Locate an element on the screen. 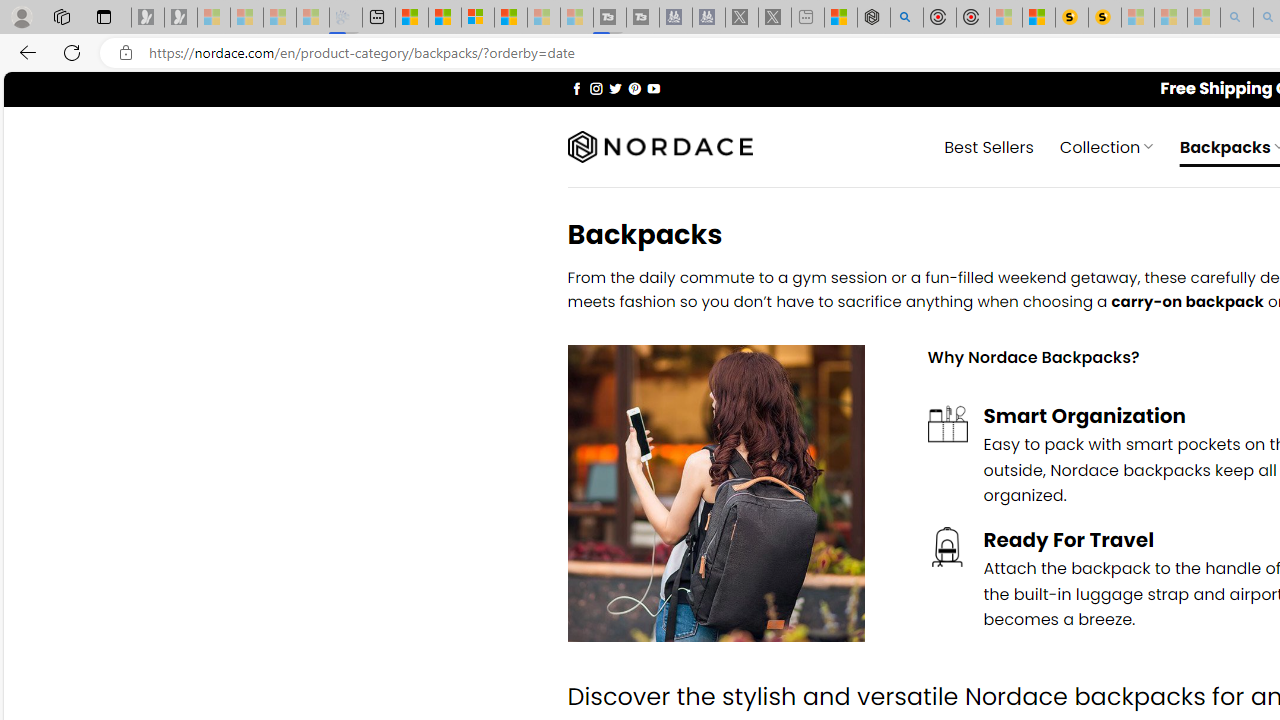  'Follow on Facebook' is located at coordinates (576, 87).